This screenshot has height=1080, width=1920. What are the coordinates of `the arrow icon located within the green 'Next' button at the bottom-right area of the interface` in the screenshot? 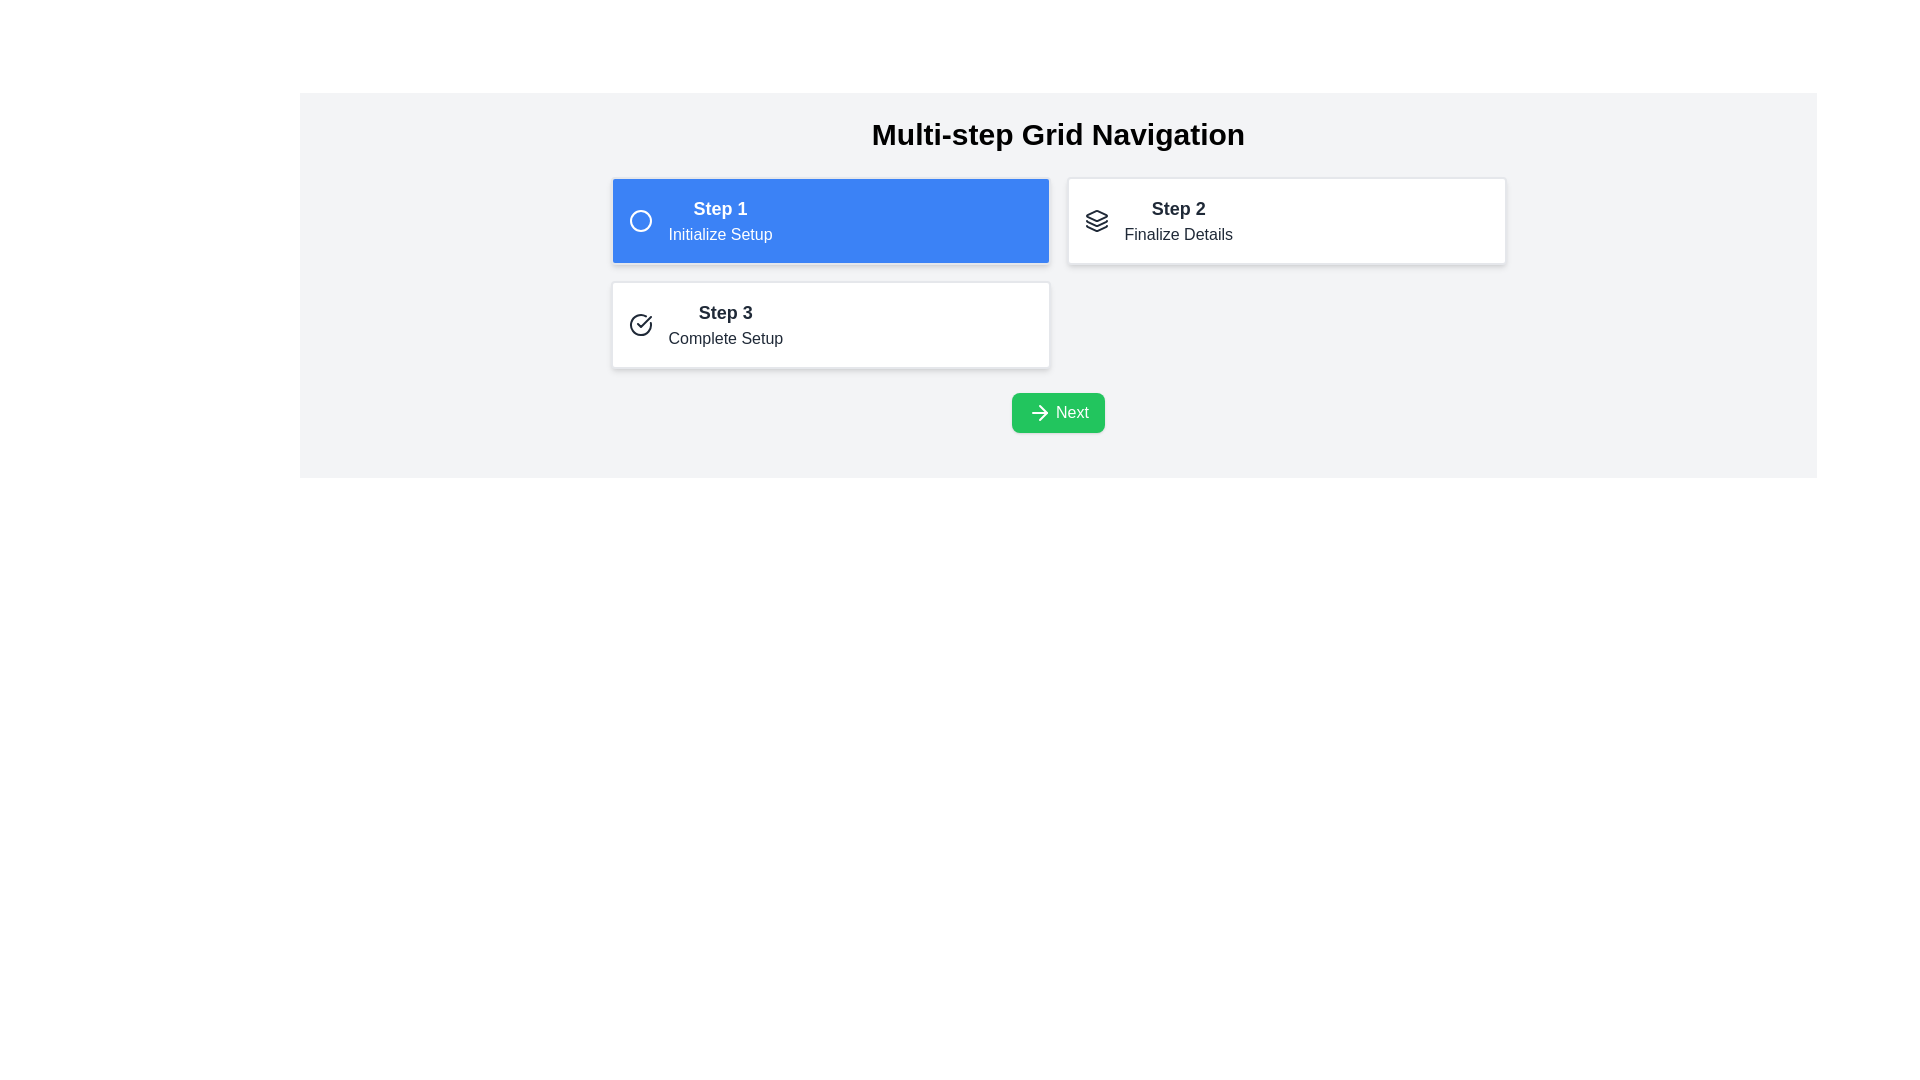 It's located at (1040, 411).